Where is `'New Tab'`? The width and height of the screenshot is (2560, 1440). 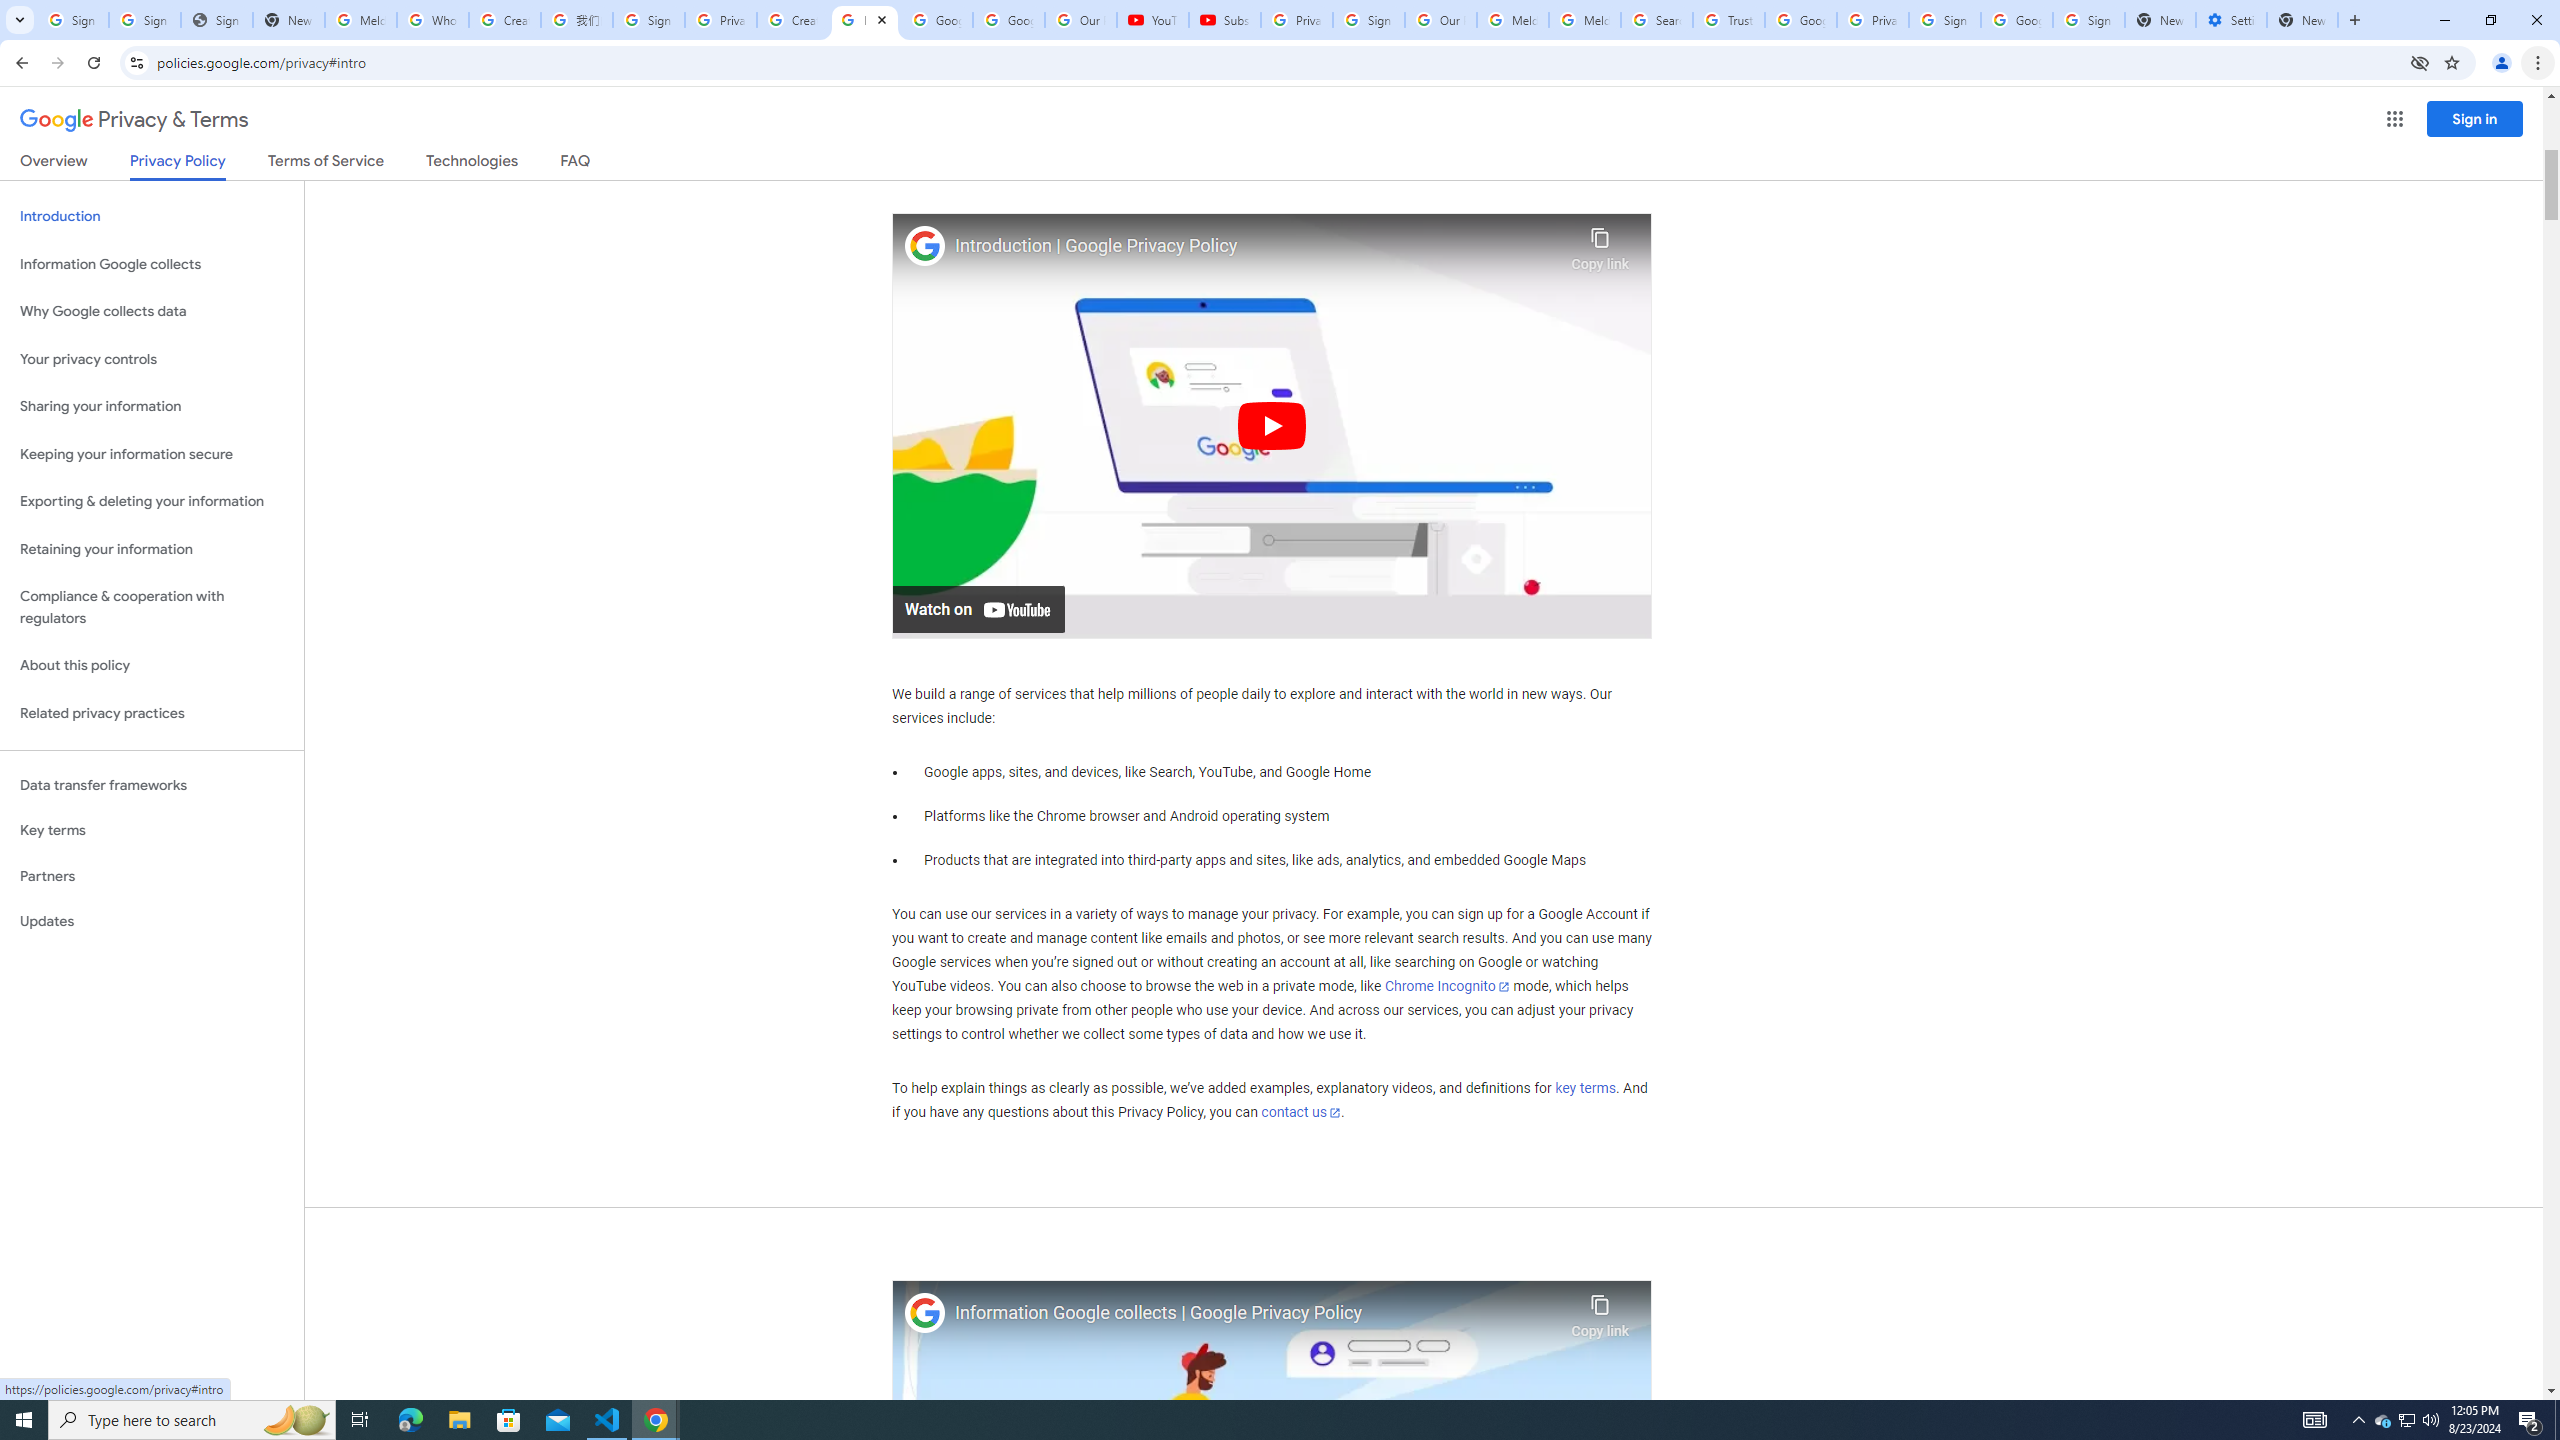 'New Tab' is located at coordinates (2302, 19).